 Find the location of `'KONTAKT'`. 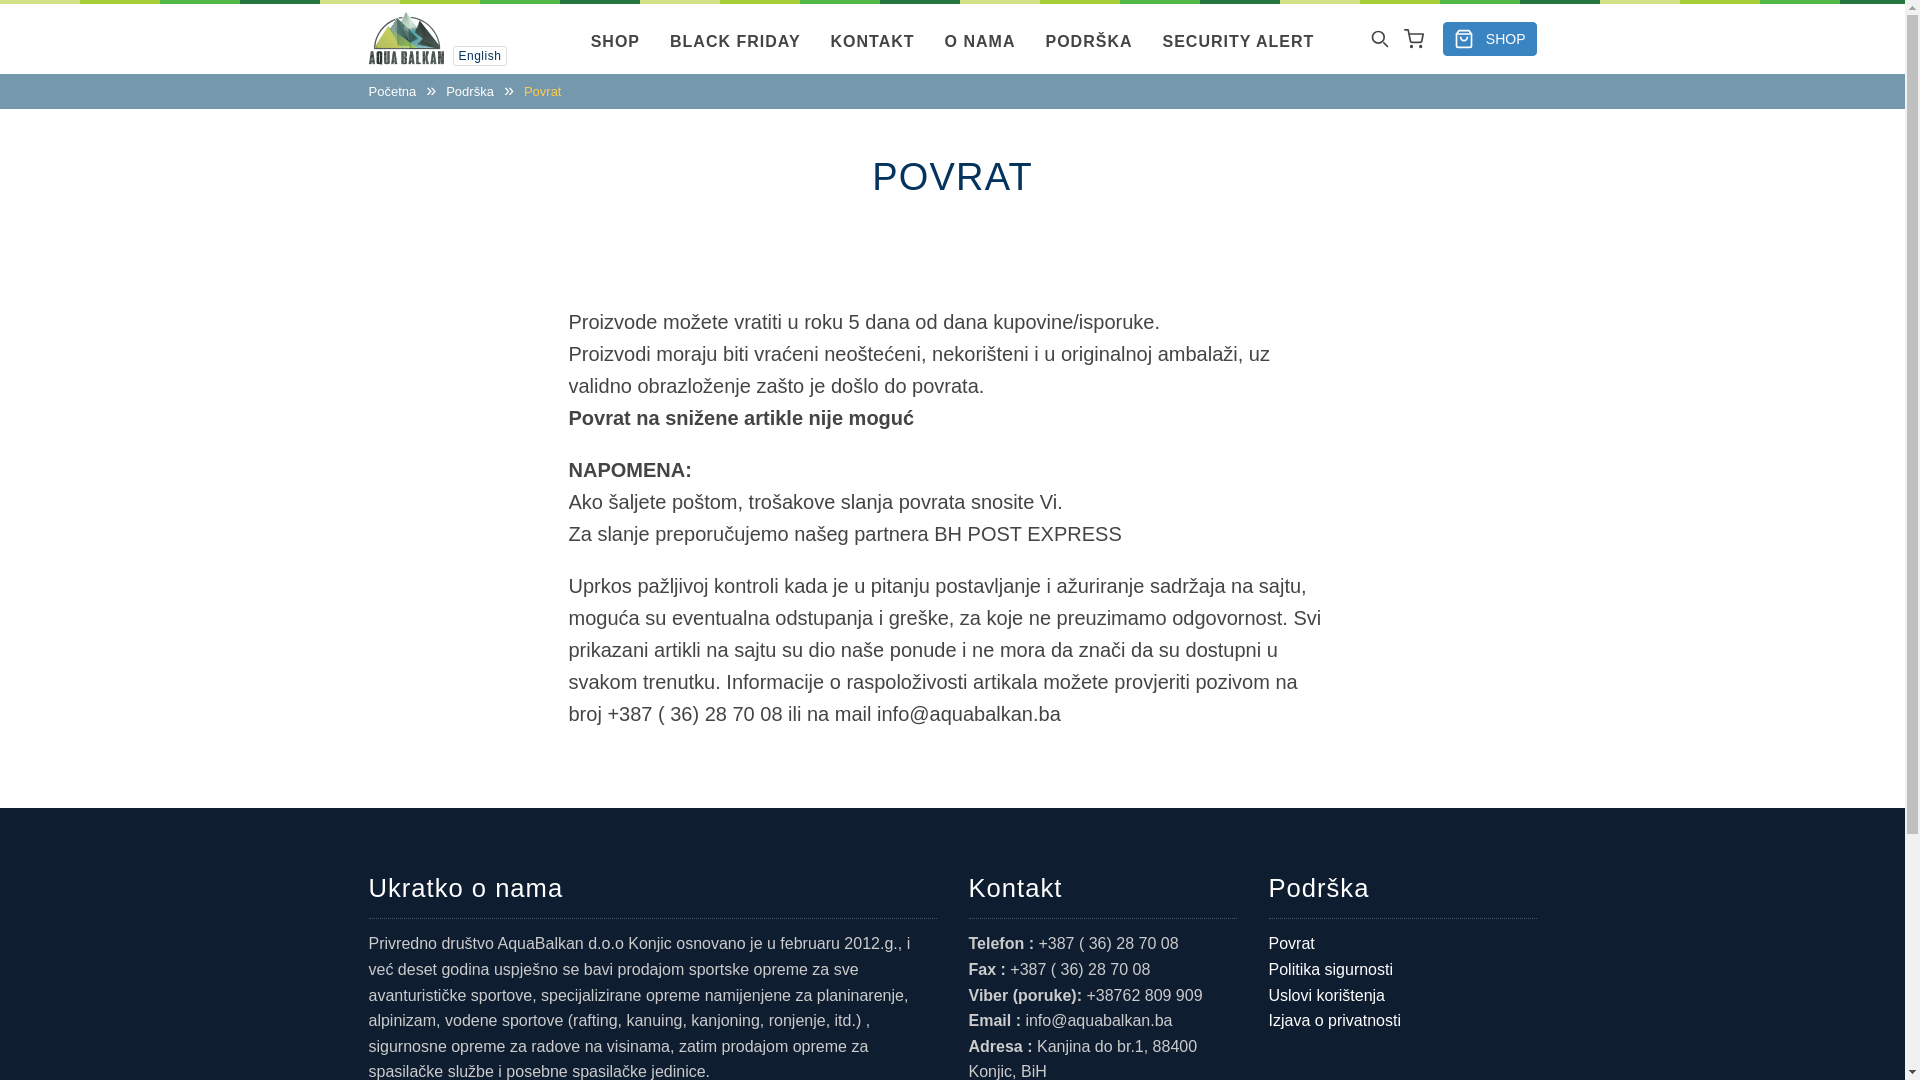

'KONTAKT' is located at coordinates (816, 42).